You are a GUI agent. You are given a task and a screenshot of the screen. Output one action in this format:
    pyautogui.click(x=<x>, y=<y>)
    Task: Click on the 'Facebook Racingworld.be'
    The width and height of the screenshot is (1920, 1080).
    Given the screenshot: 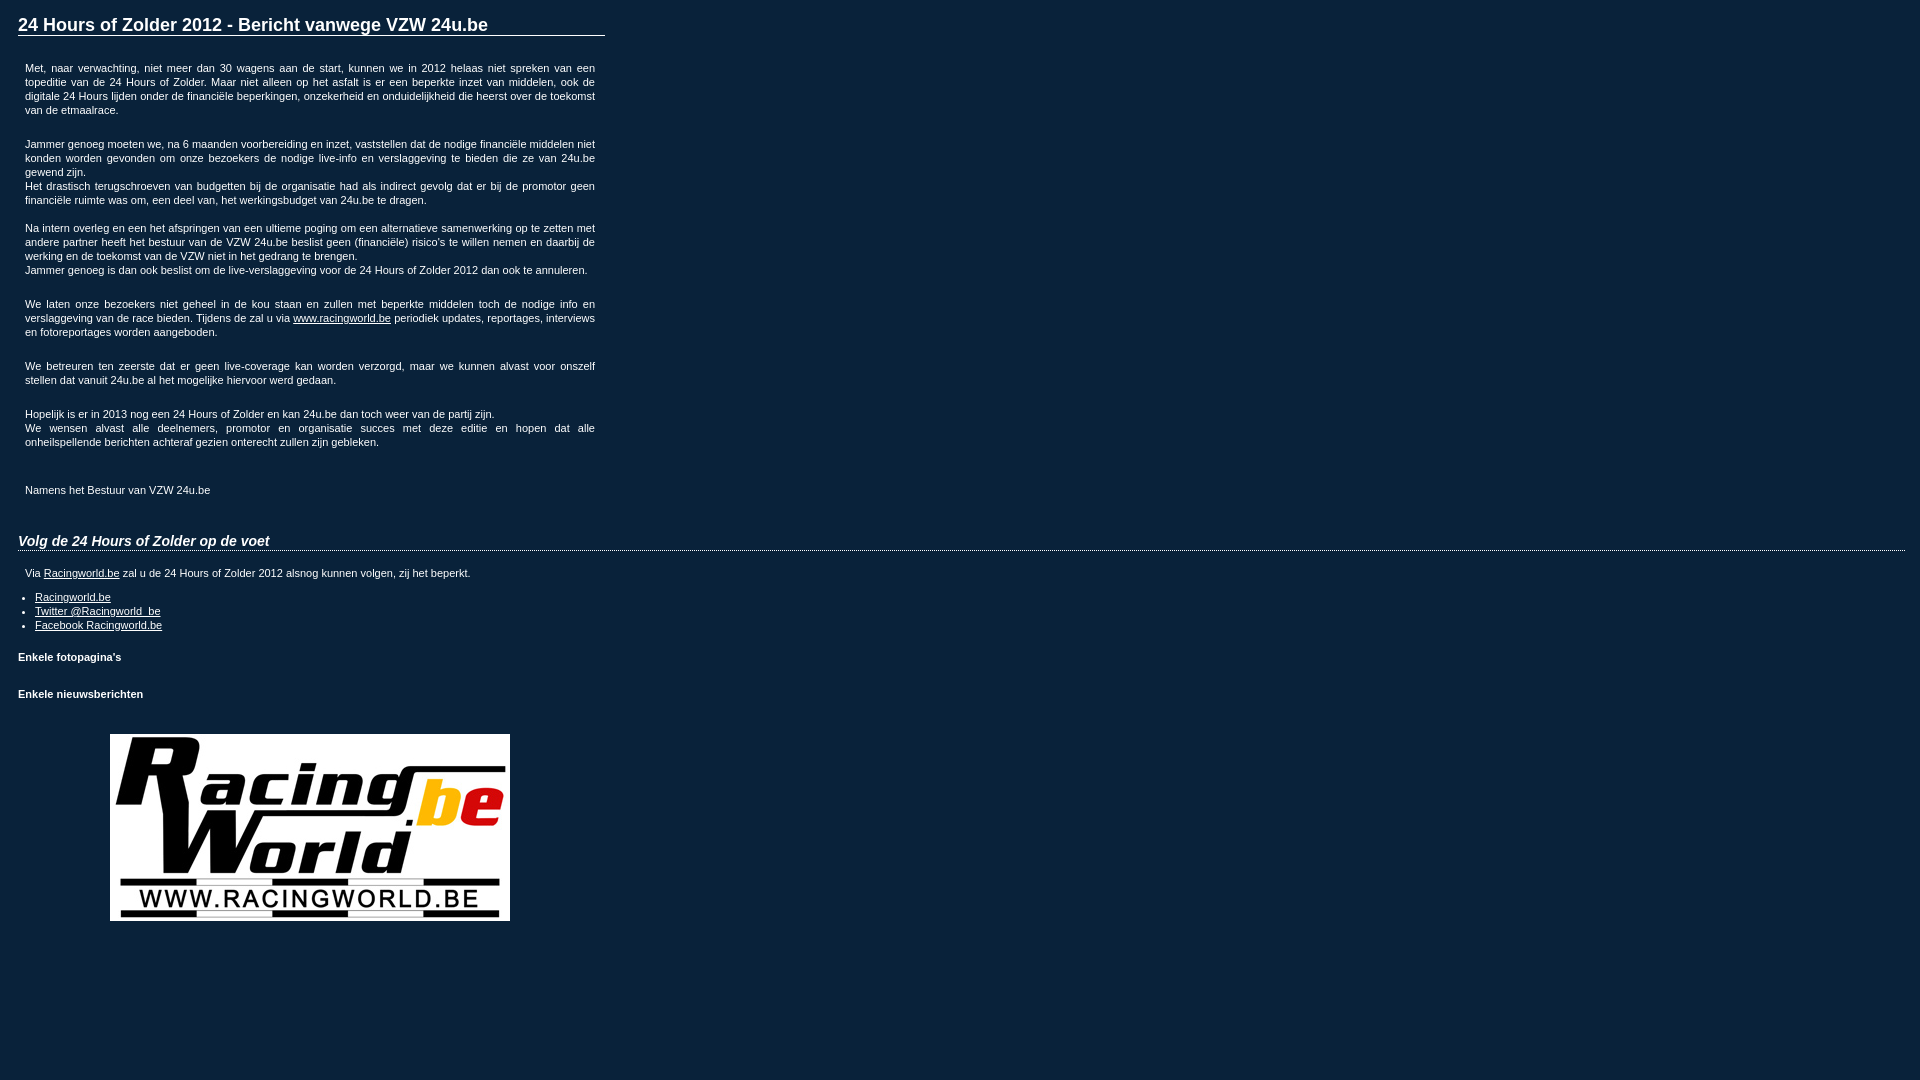 What is the action you would take?
    pyautogui.click(x=97, y=623)
    